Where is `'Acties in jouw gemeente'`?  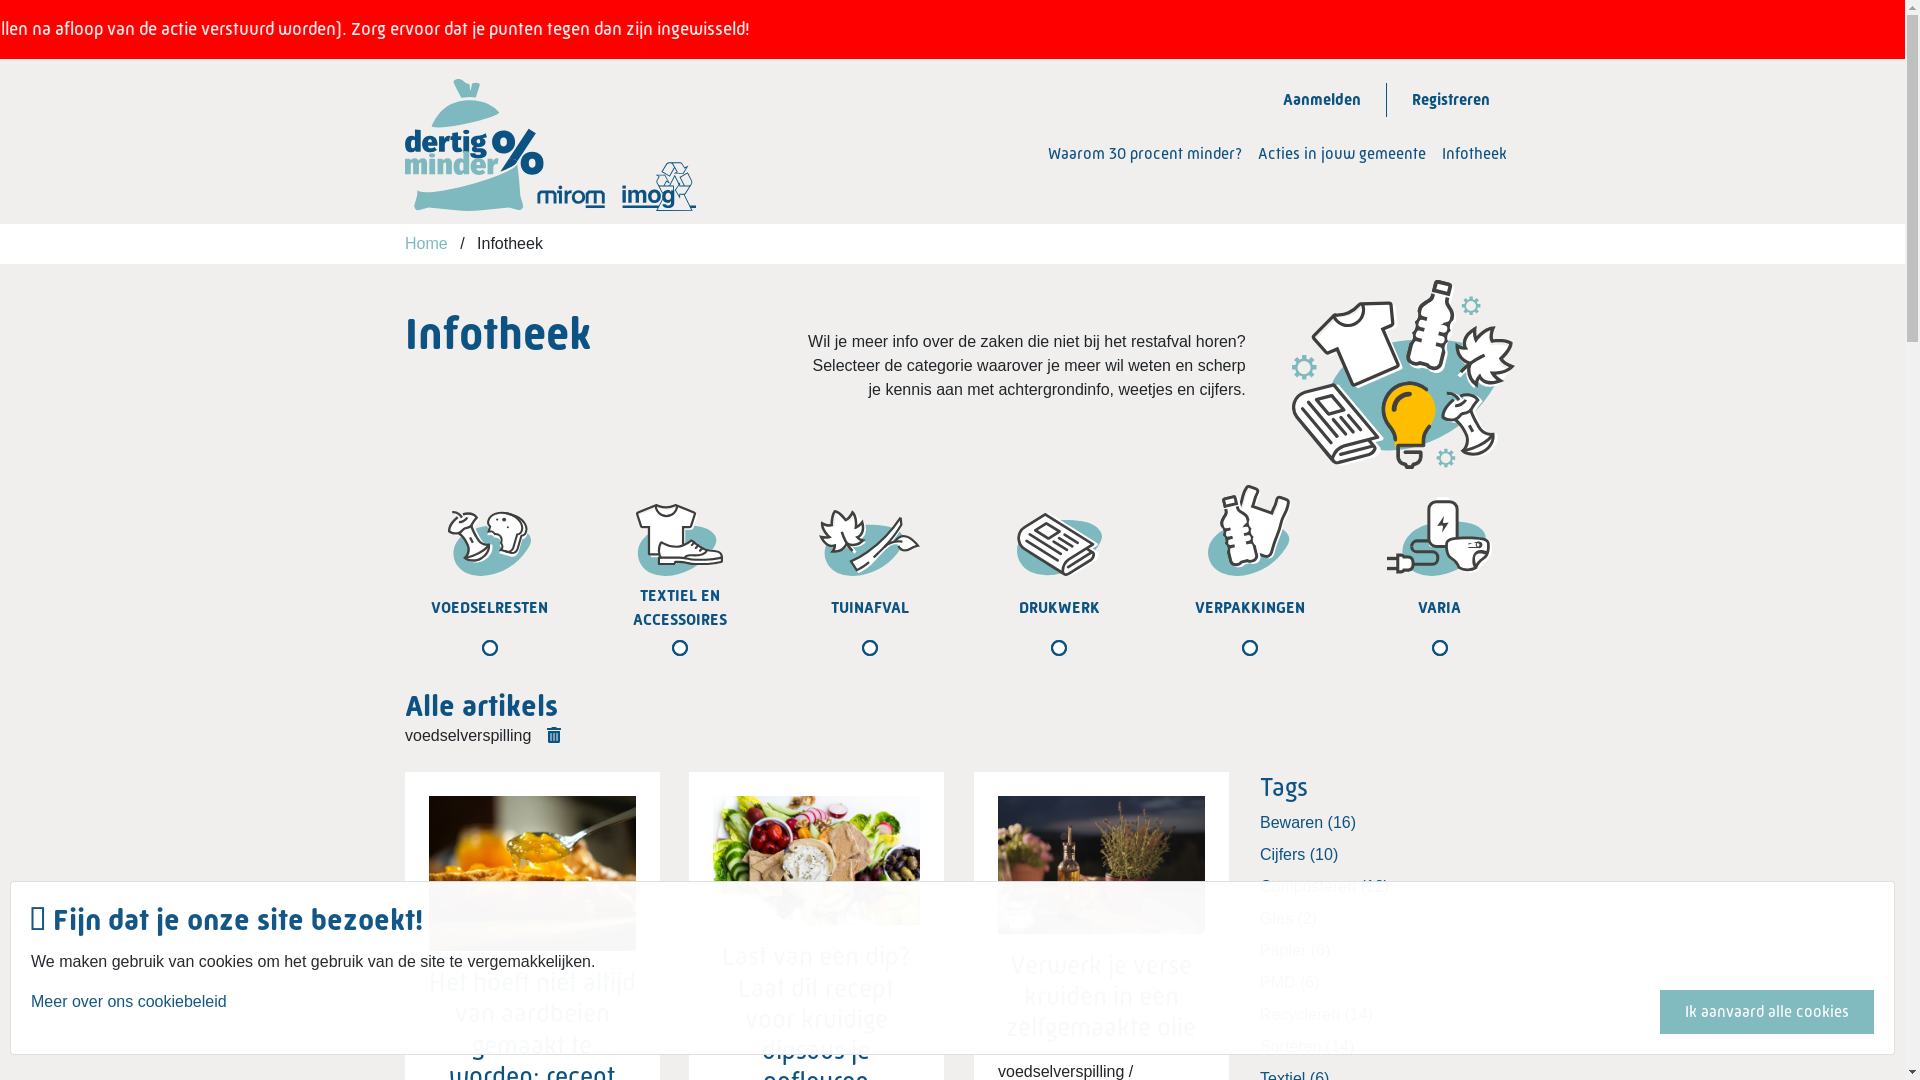 'Acties in jouw gemeente' is located at coordinates (1342, 152).